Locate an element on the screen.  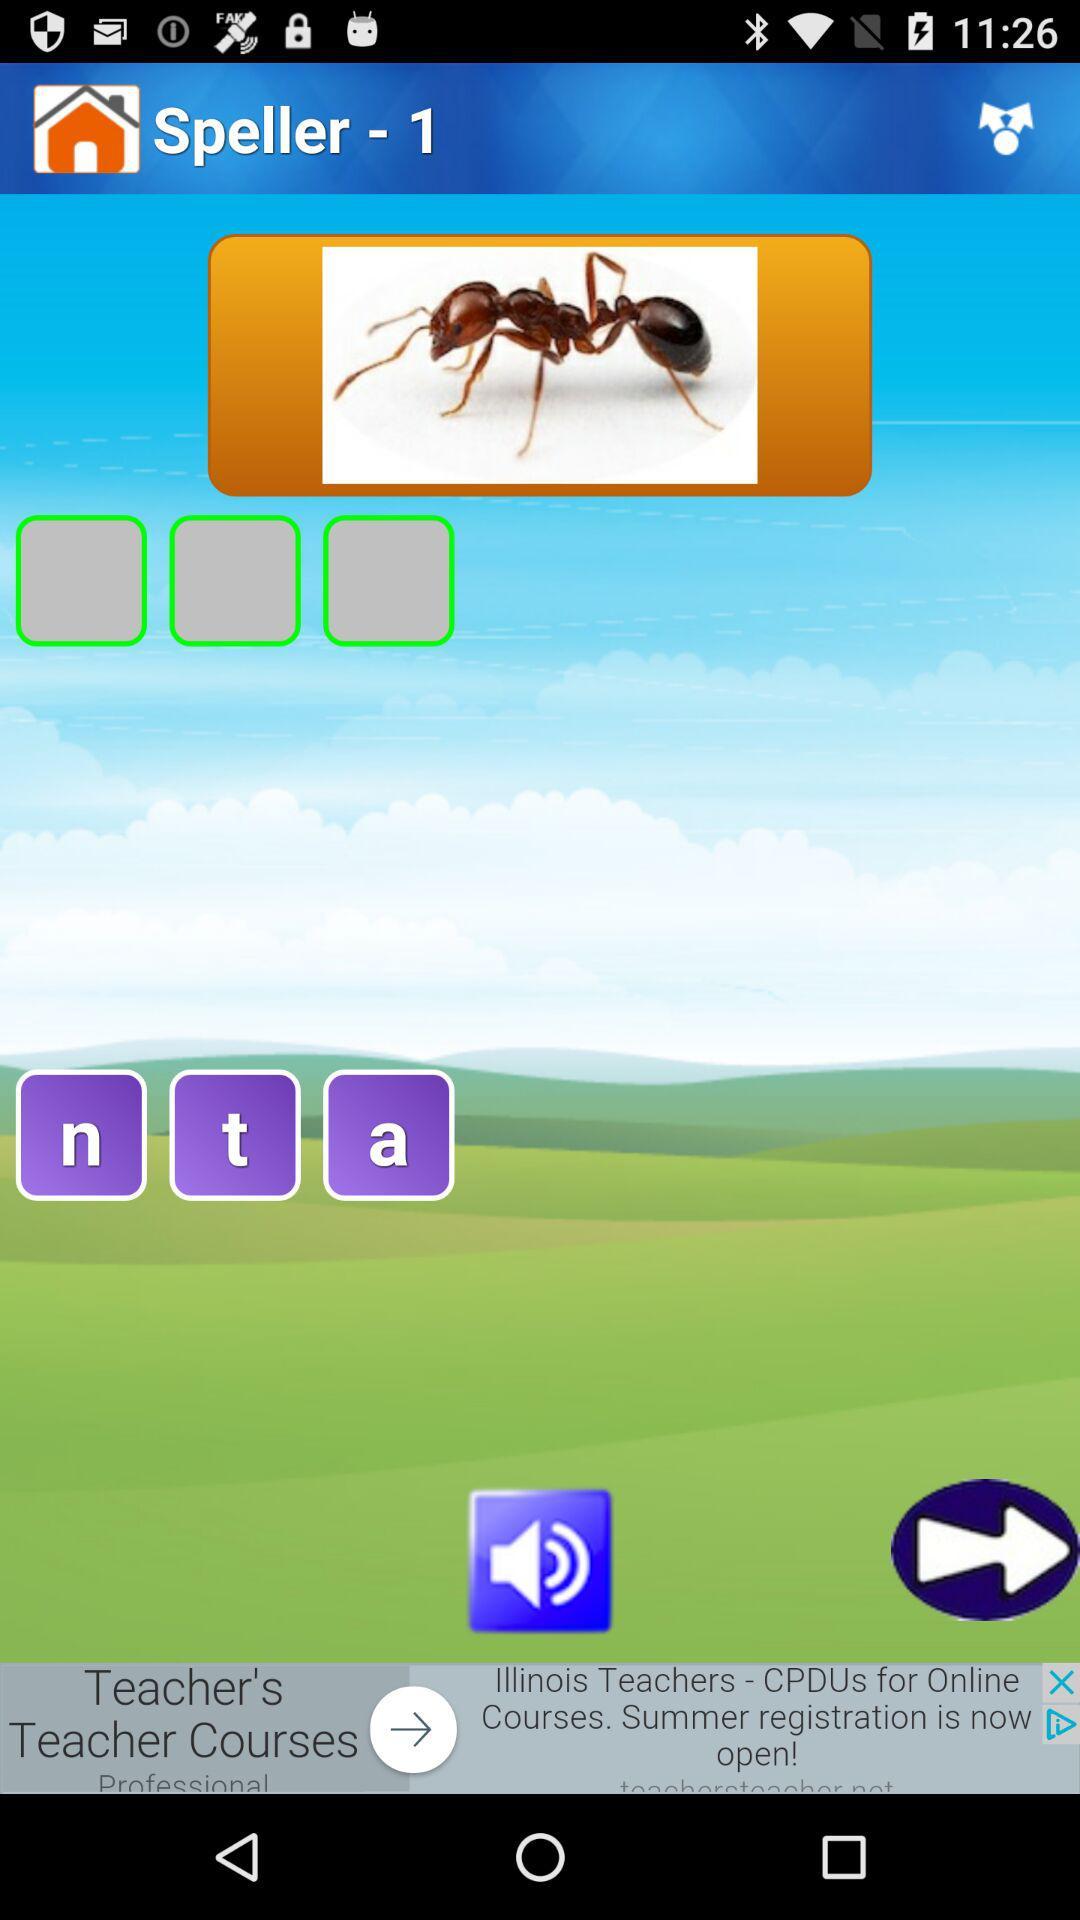
next is located at coordinates (984, 1548).